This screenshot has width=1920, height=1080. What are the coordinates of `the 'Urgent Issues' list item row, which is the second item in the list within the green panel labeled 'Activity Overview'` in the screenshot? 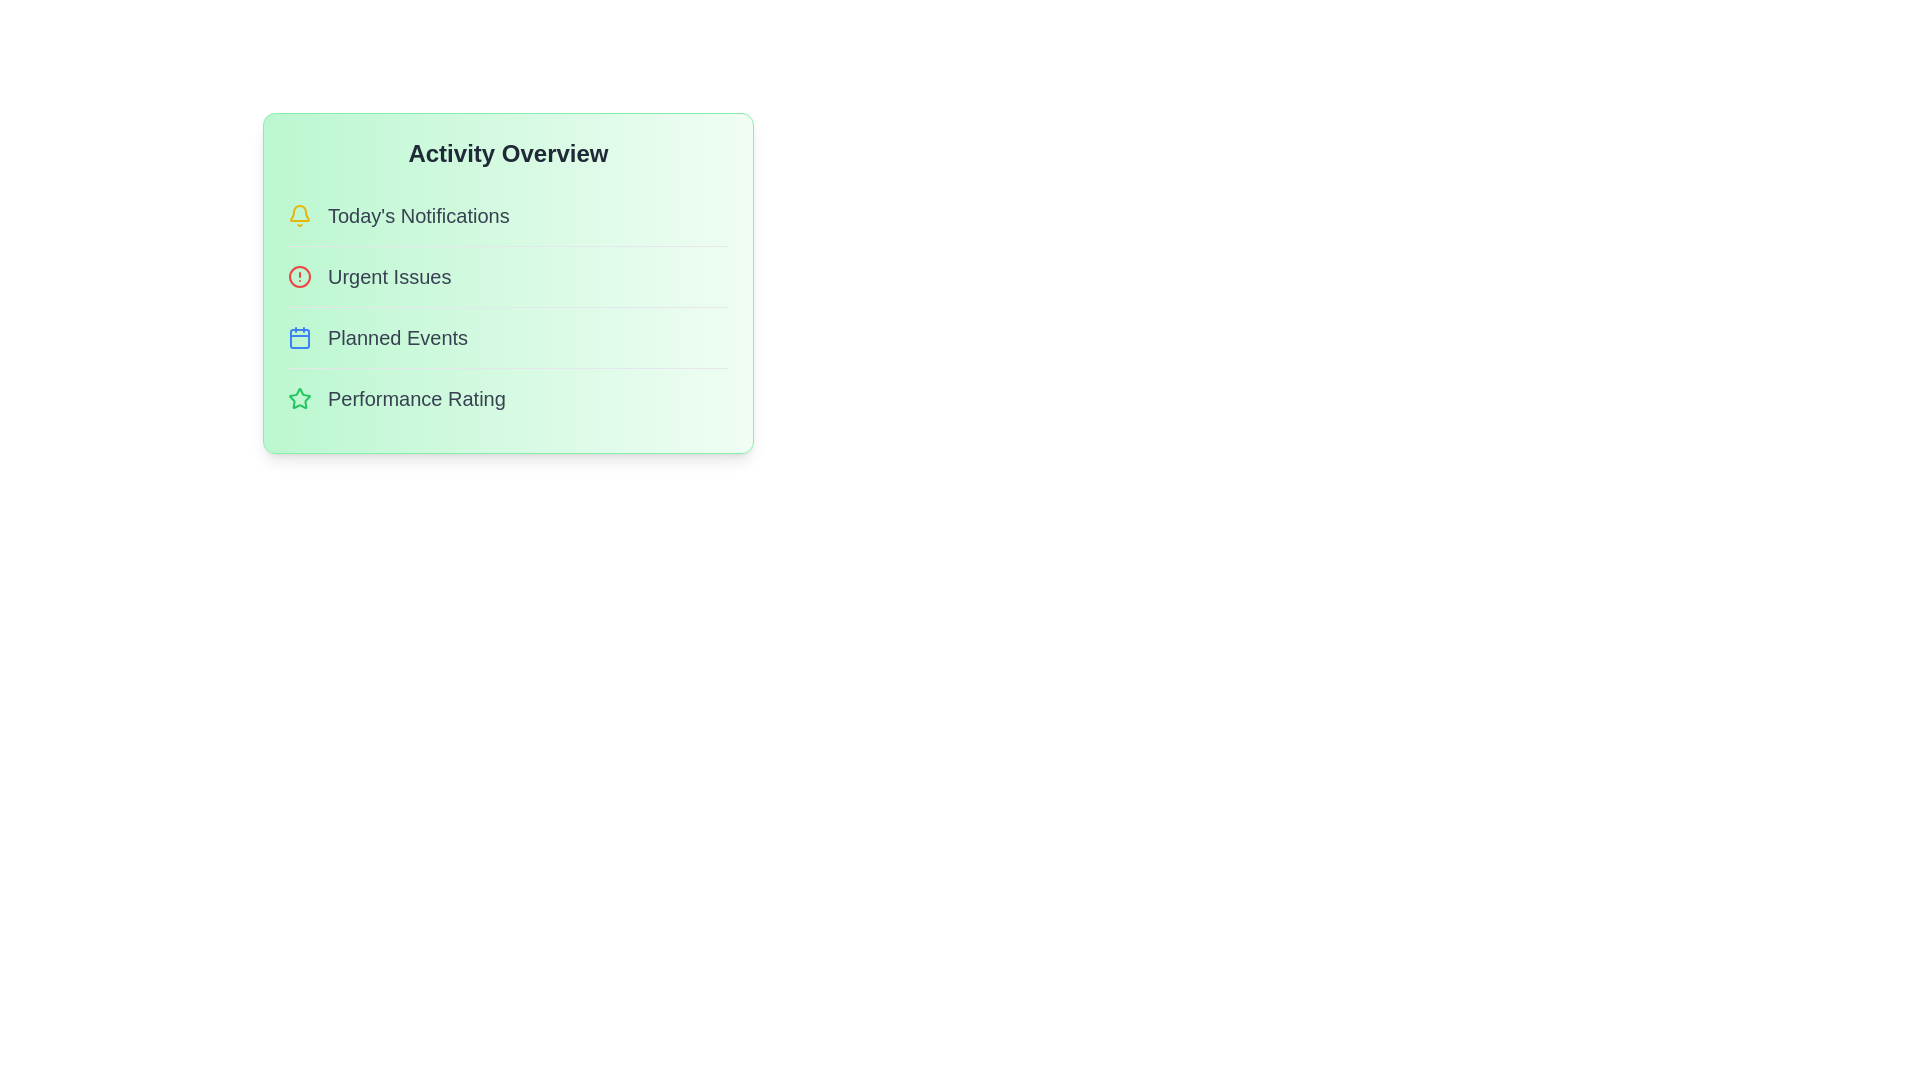 It's located at (508, 276).